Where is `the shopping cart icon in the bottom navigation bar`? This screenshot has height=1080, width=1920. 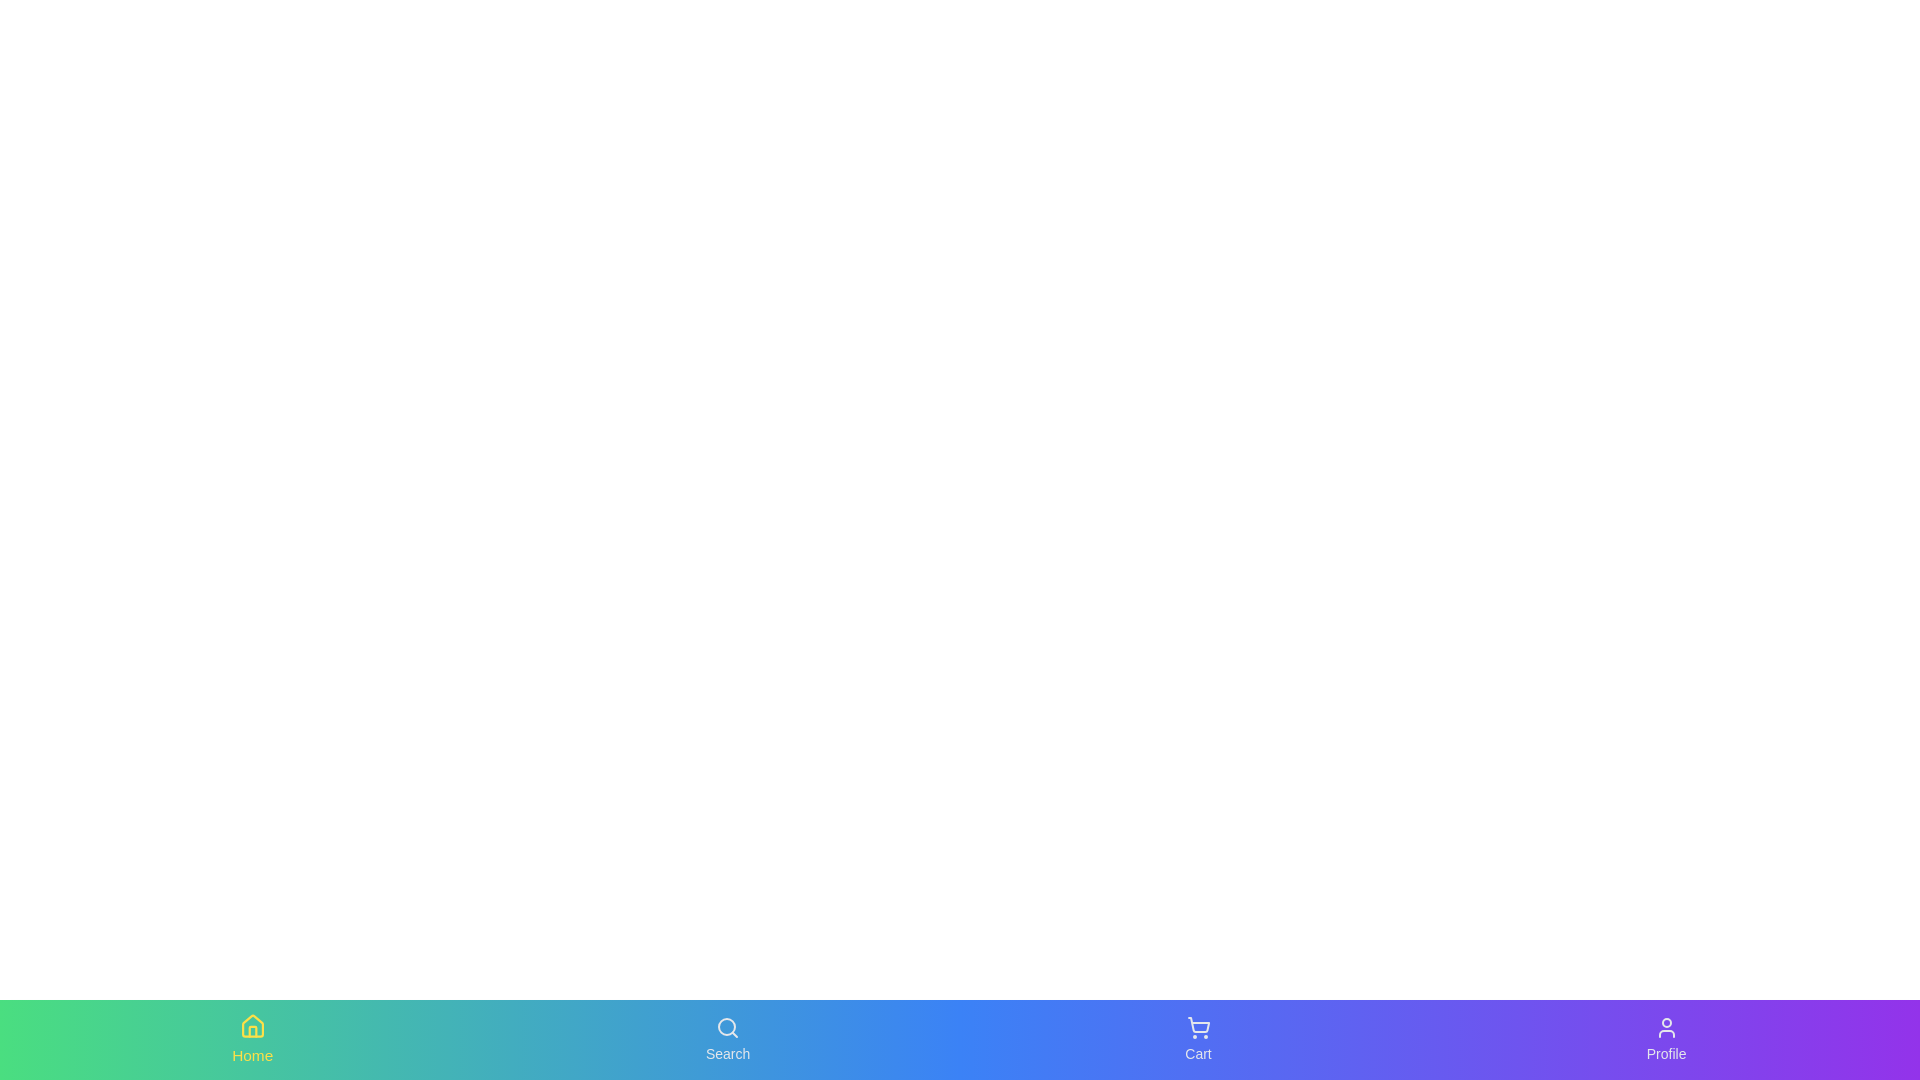
the shopping cart icon in the bottom navigation bar is located at coordinates (1198, 1028).